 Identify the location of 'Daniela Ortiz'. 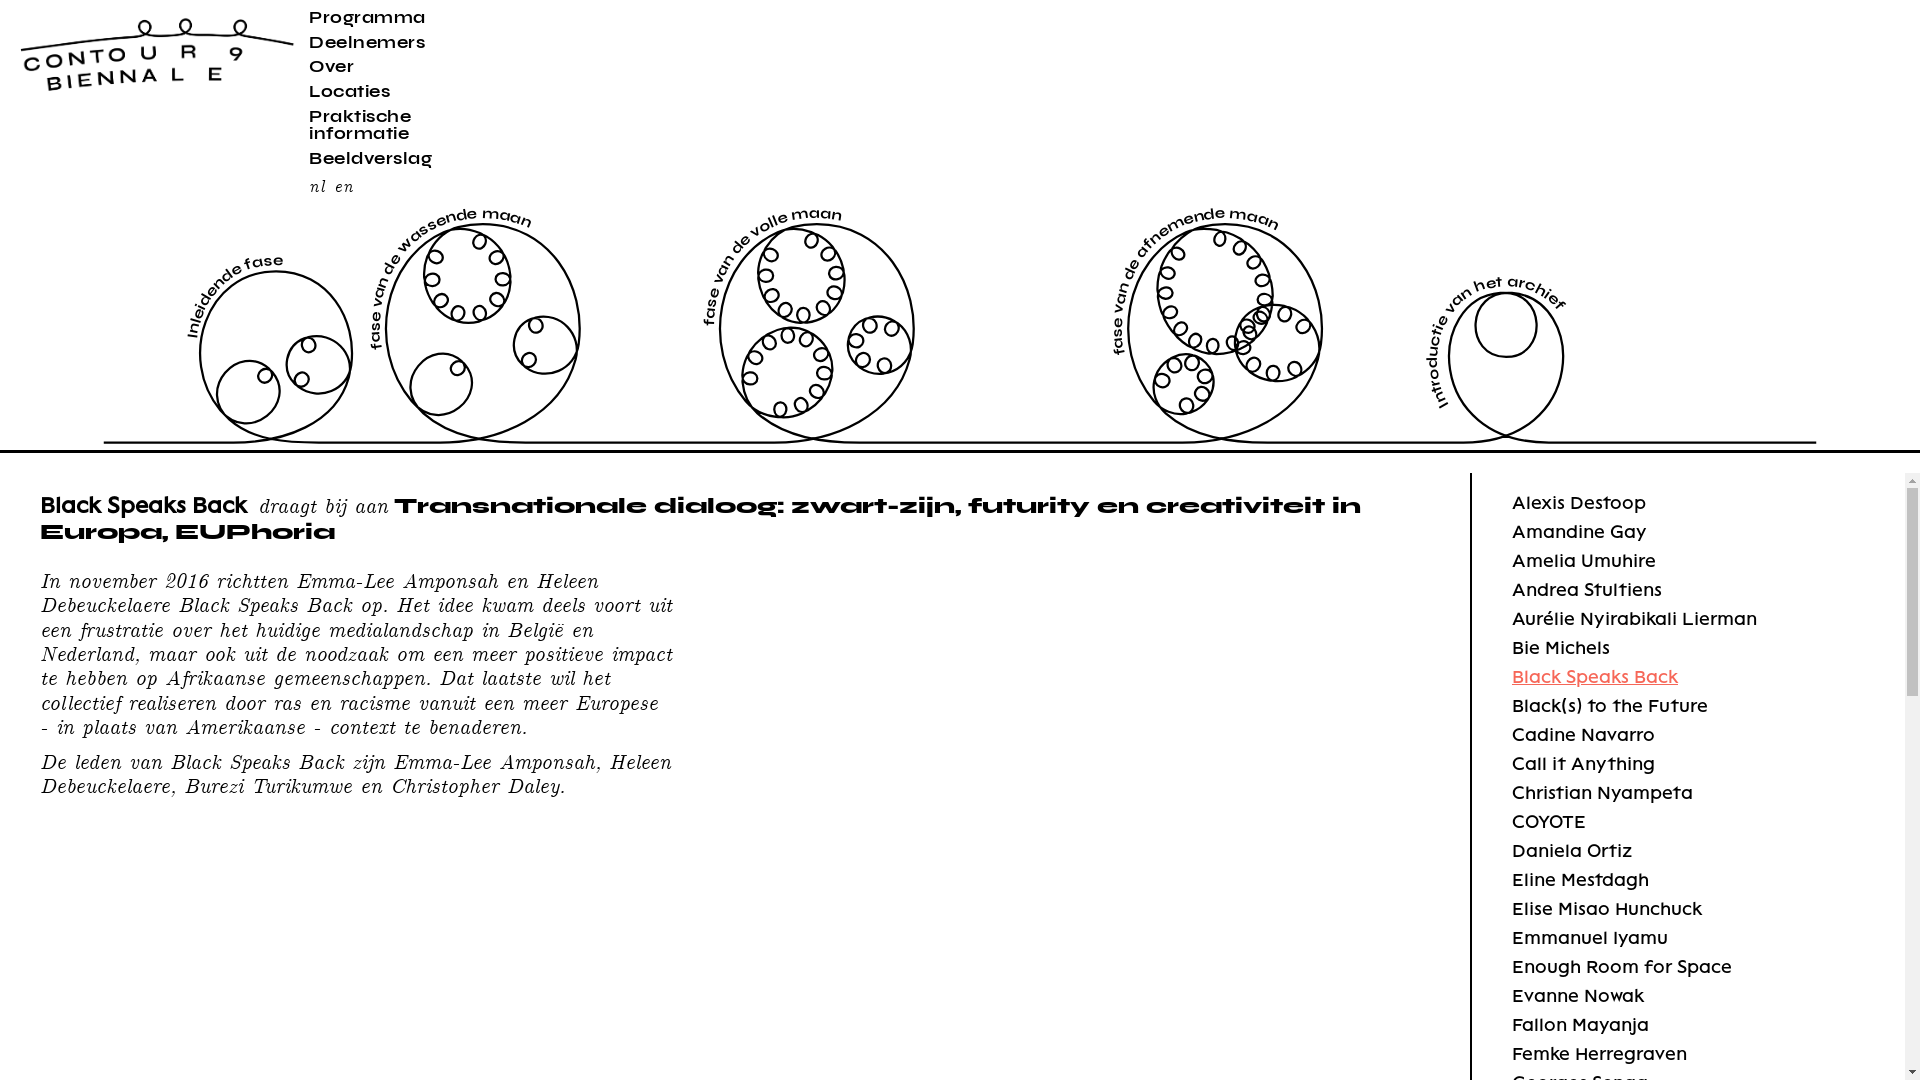
(1570, 850).